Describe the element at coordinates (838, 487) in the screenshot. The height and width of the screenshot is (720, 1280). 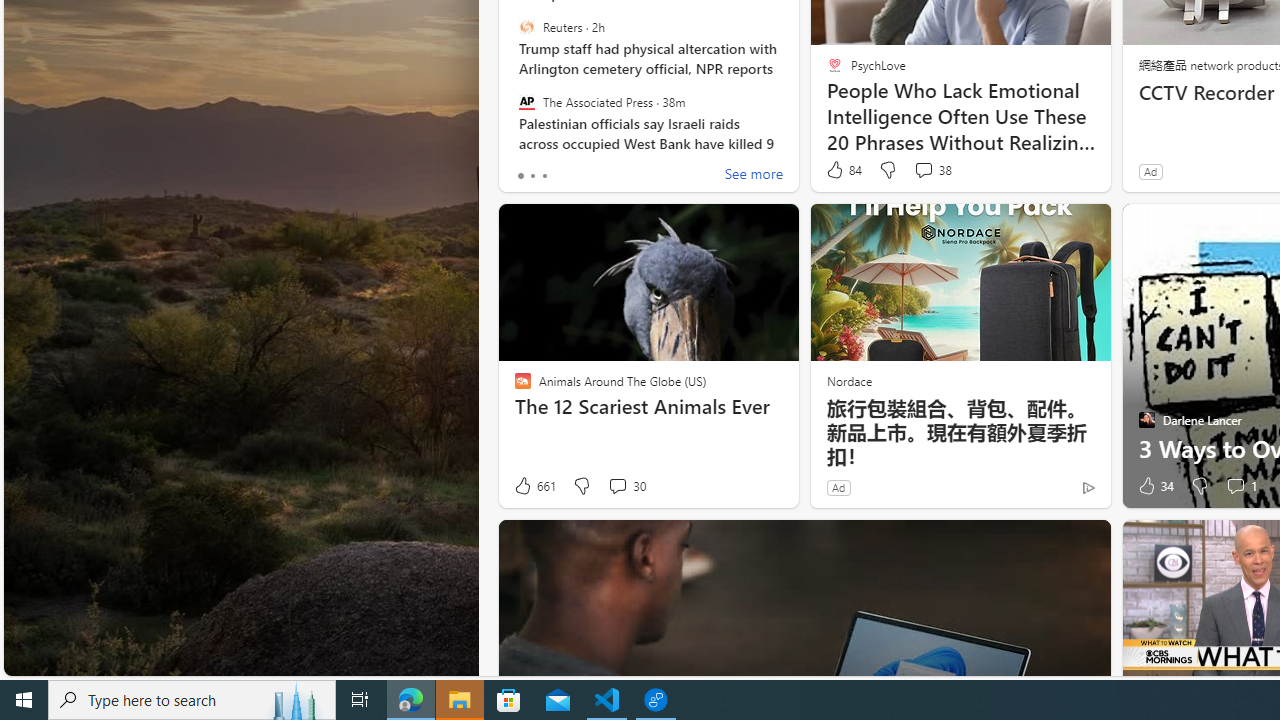
I see `'Ad'` at that location.